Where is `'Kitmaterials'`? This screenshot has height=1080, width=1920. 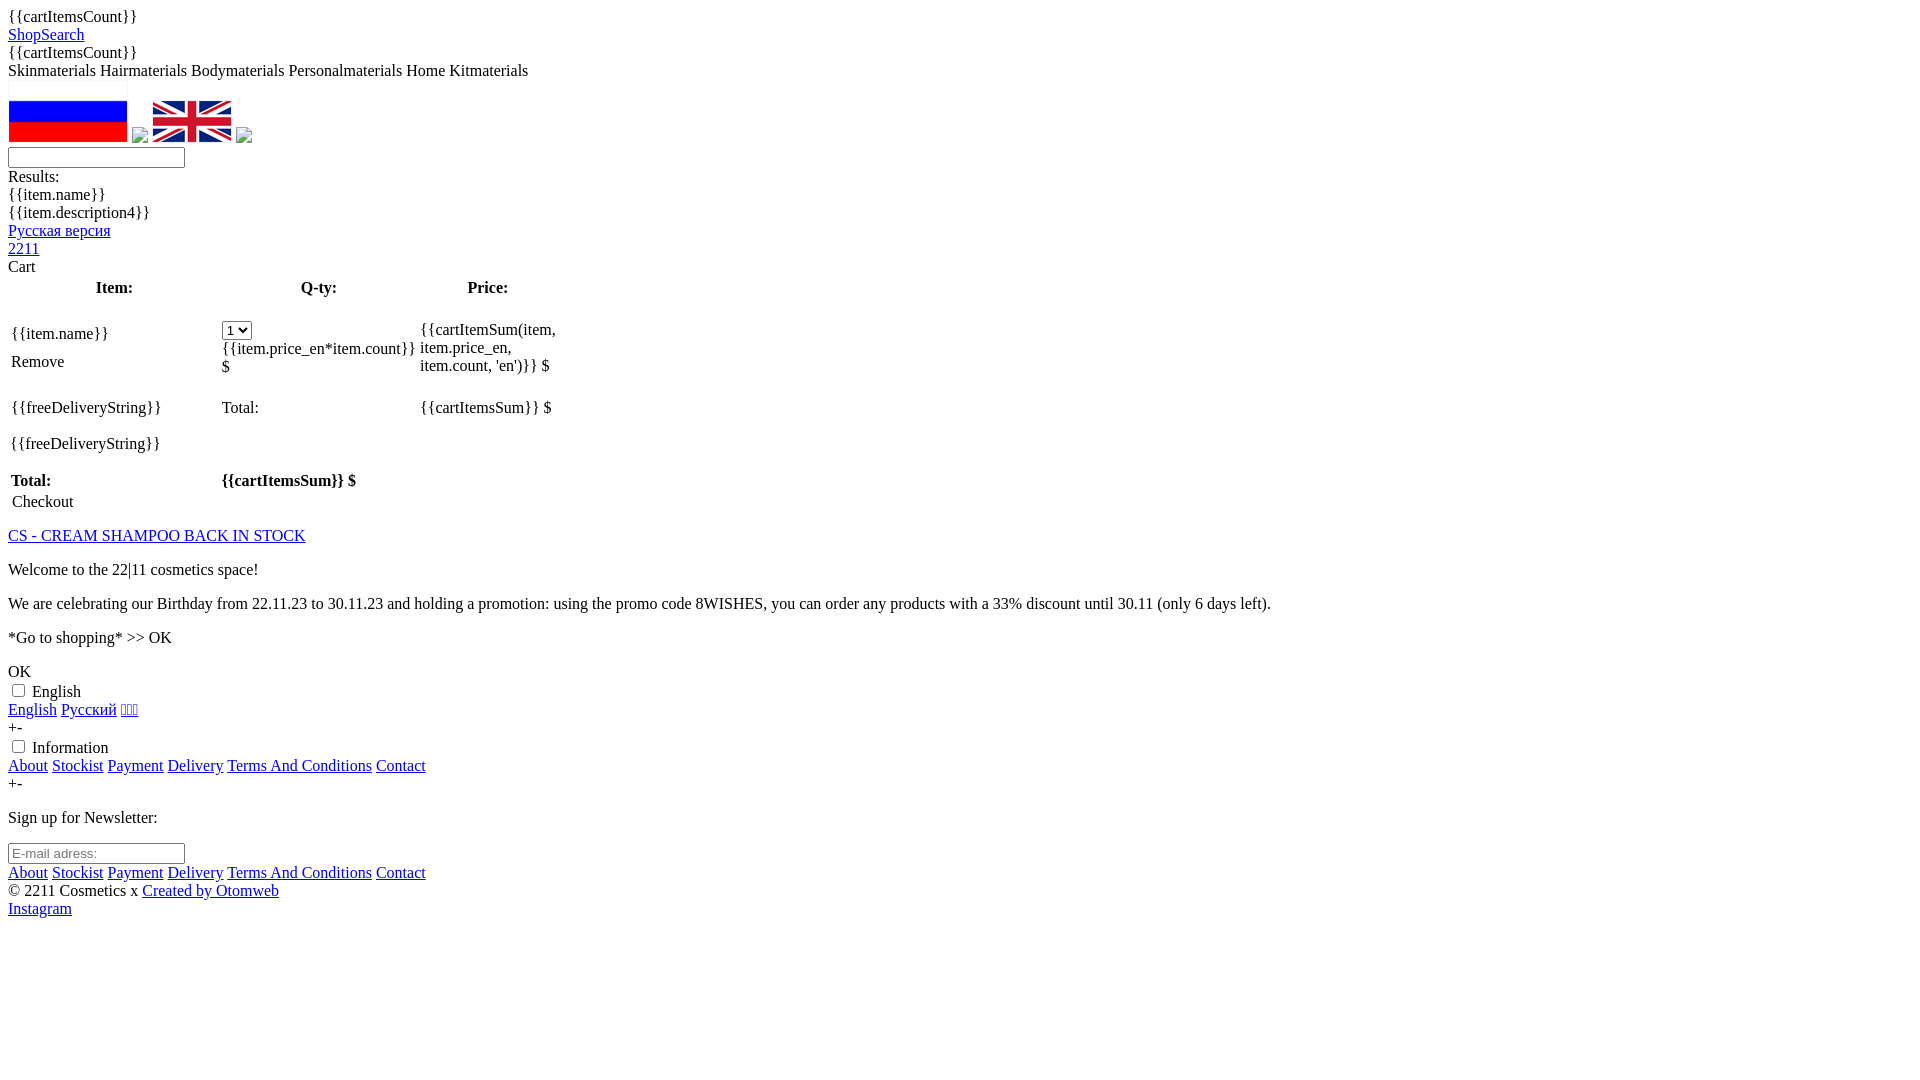 'Kitmaterials' is located at coordinates (488, 69).